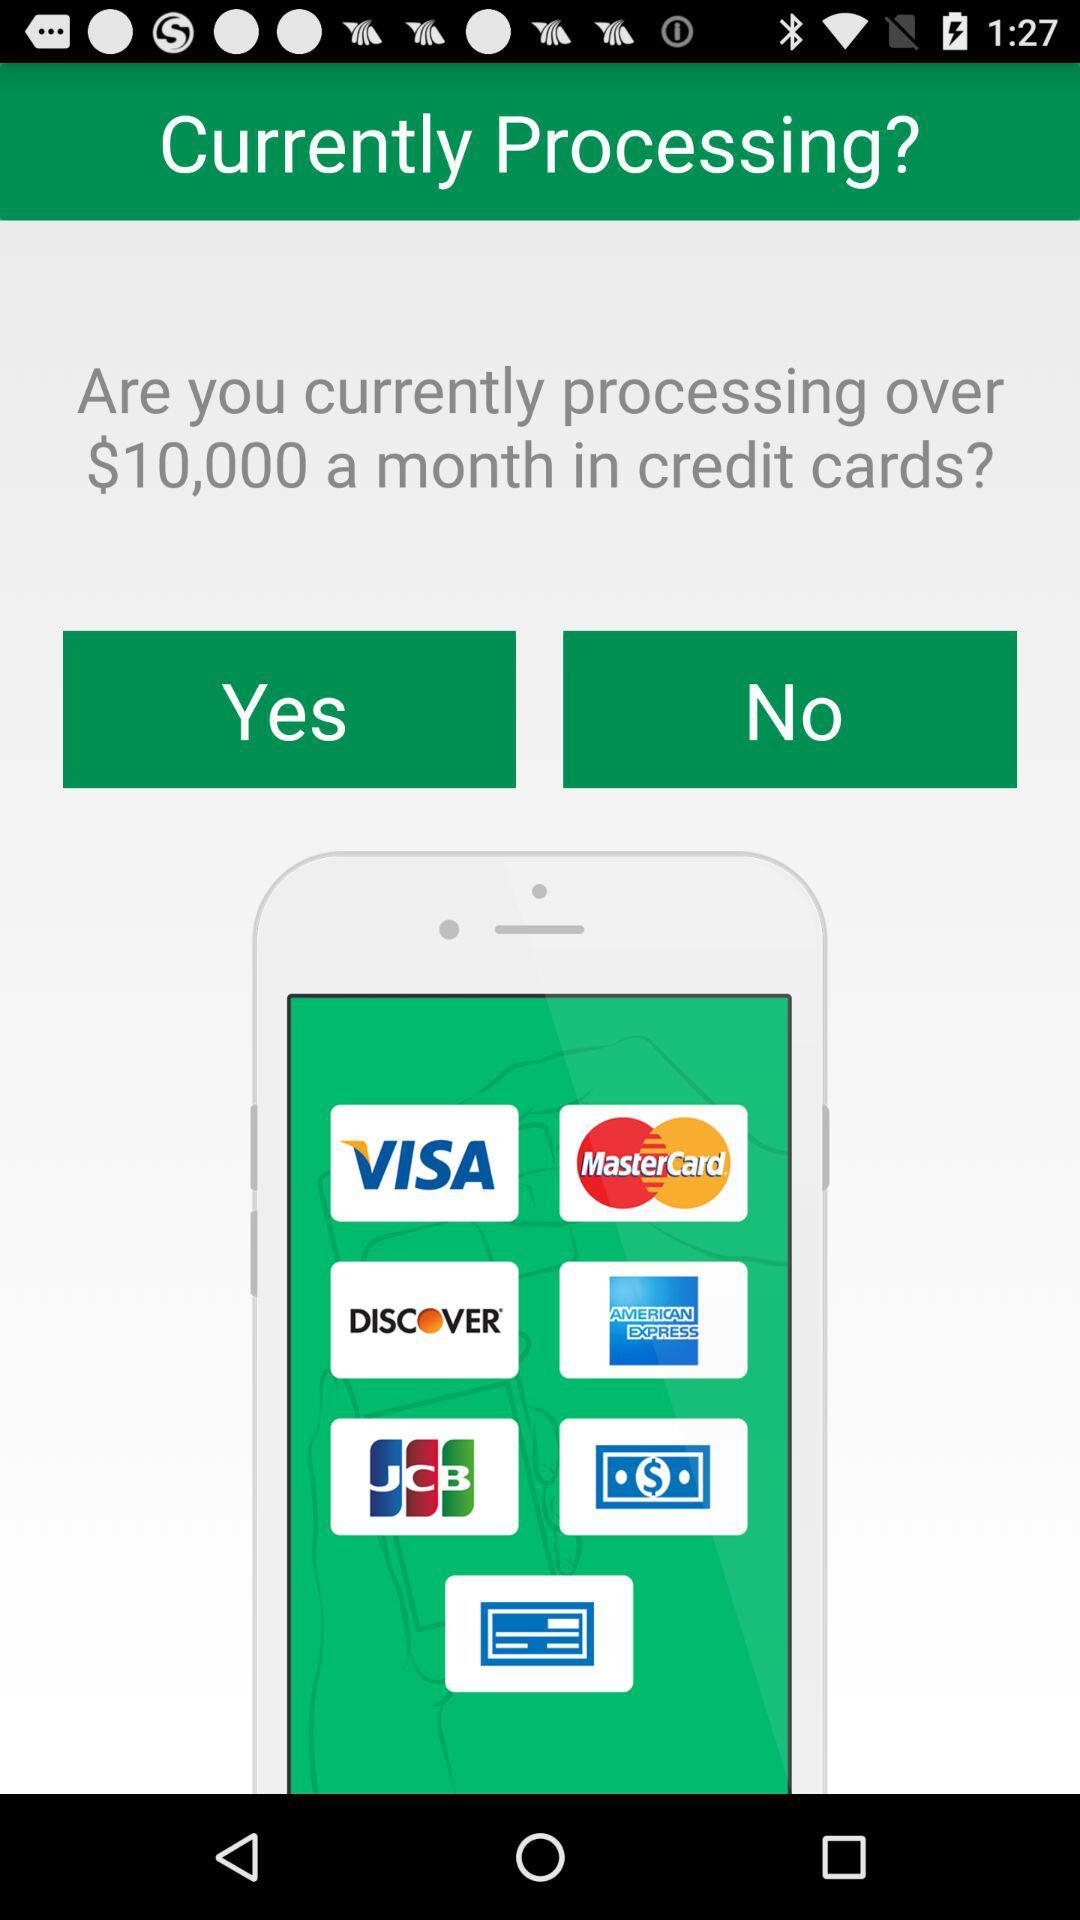 This screenshot has height=1920, width=1080. What do you see at coordinates (289, 709) in the screenshot?
I see `yes` at bounding box center [289, 709].